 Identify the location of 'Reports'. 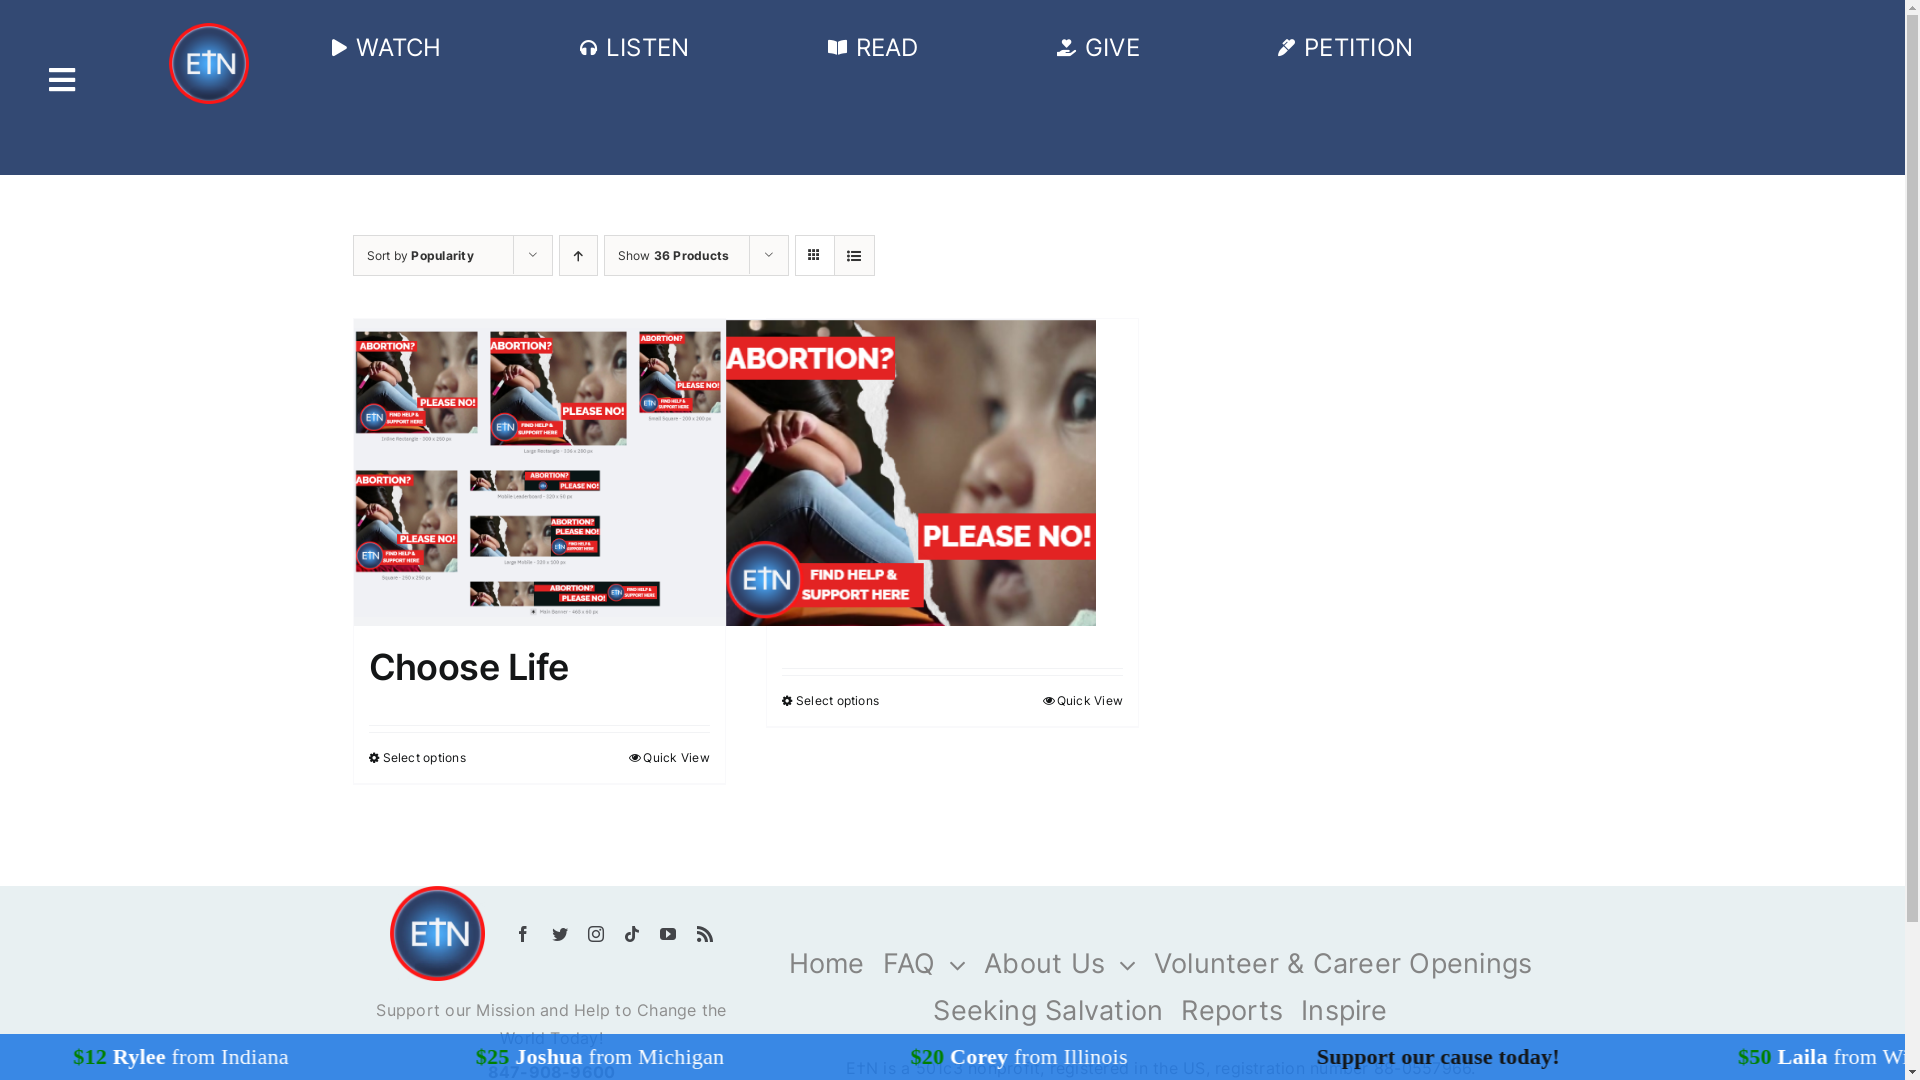
(1171, 1010).